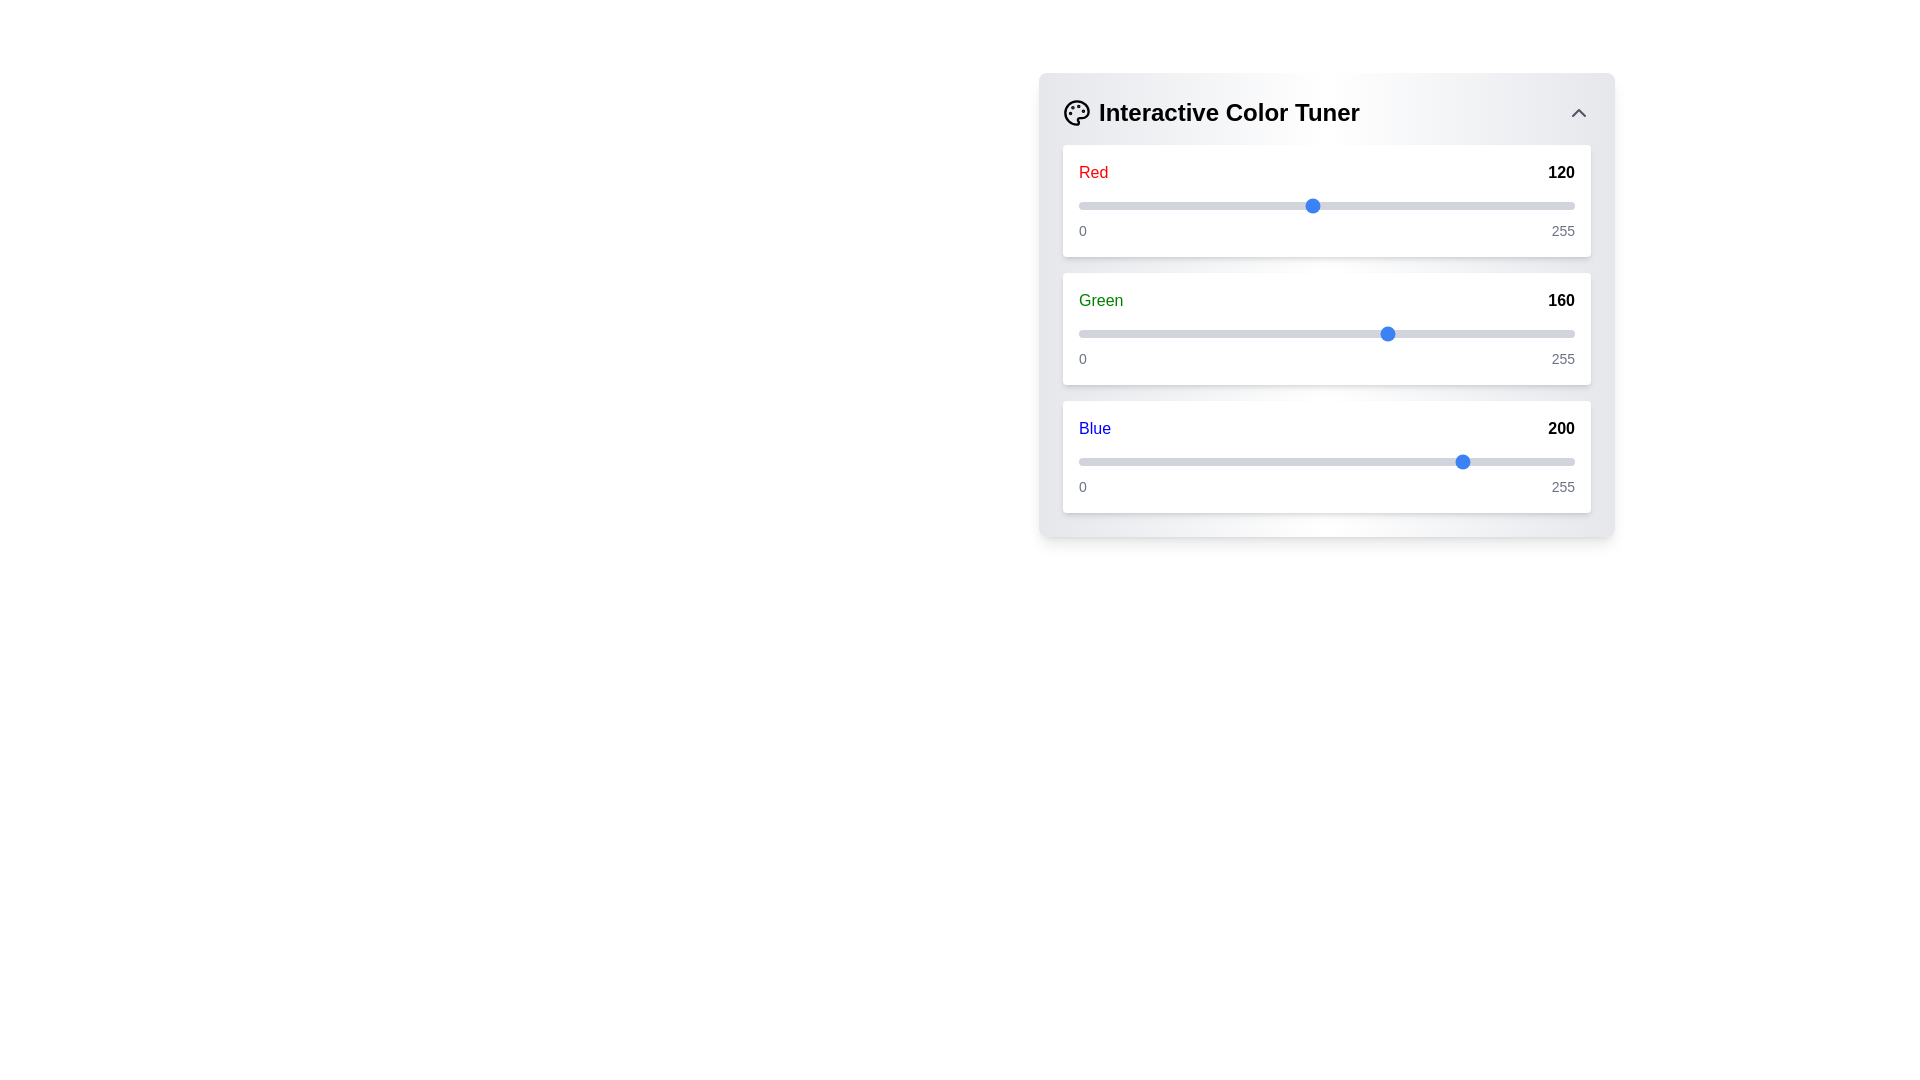 The height and width of the screenshot is (1080, 1920). Describe the element at coordinates (1578, 112) in the screenshot. I see `the interactive button located at the top-right corner of the 'Interactive Color Tuner' header` at that location.